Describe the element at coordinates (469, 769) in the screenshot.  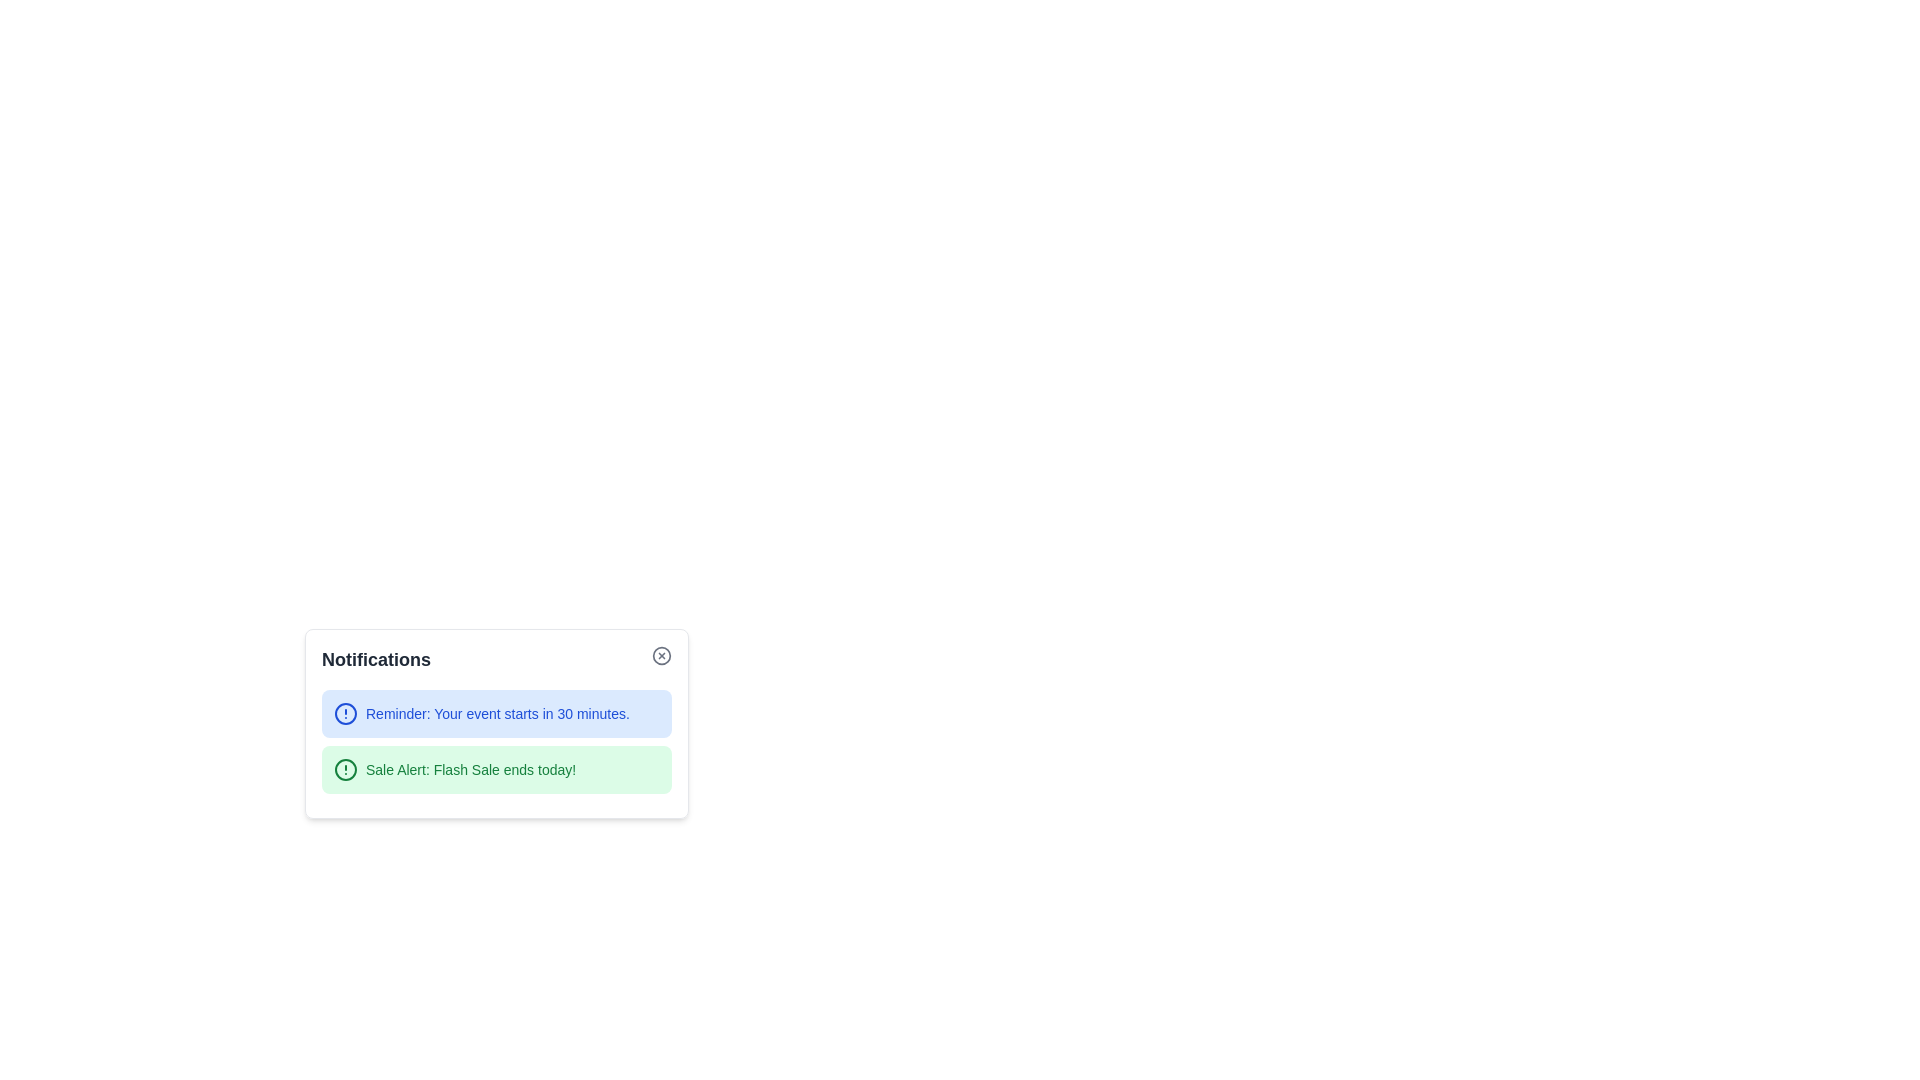
I see `the text component displaying 'Sale Alert: Flash Sale ends today!' which is styled in green and located within a green-highlighted notification box at the bottom of the interface` at that location.